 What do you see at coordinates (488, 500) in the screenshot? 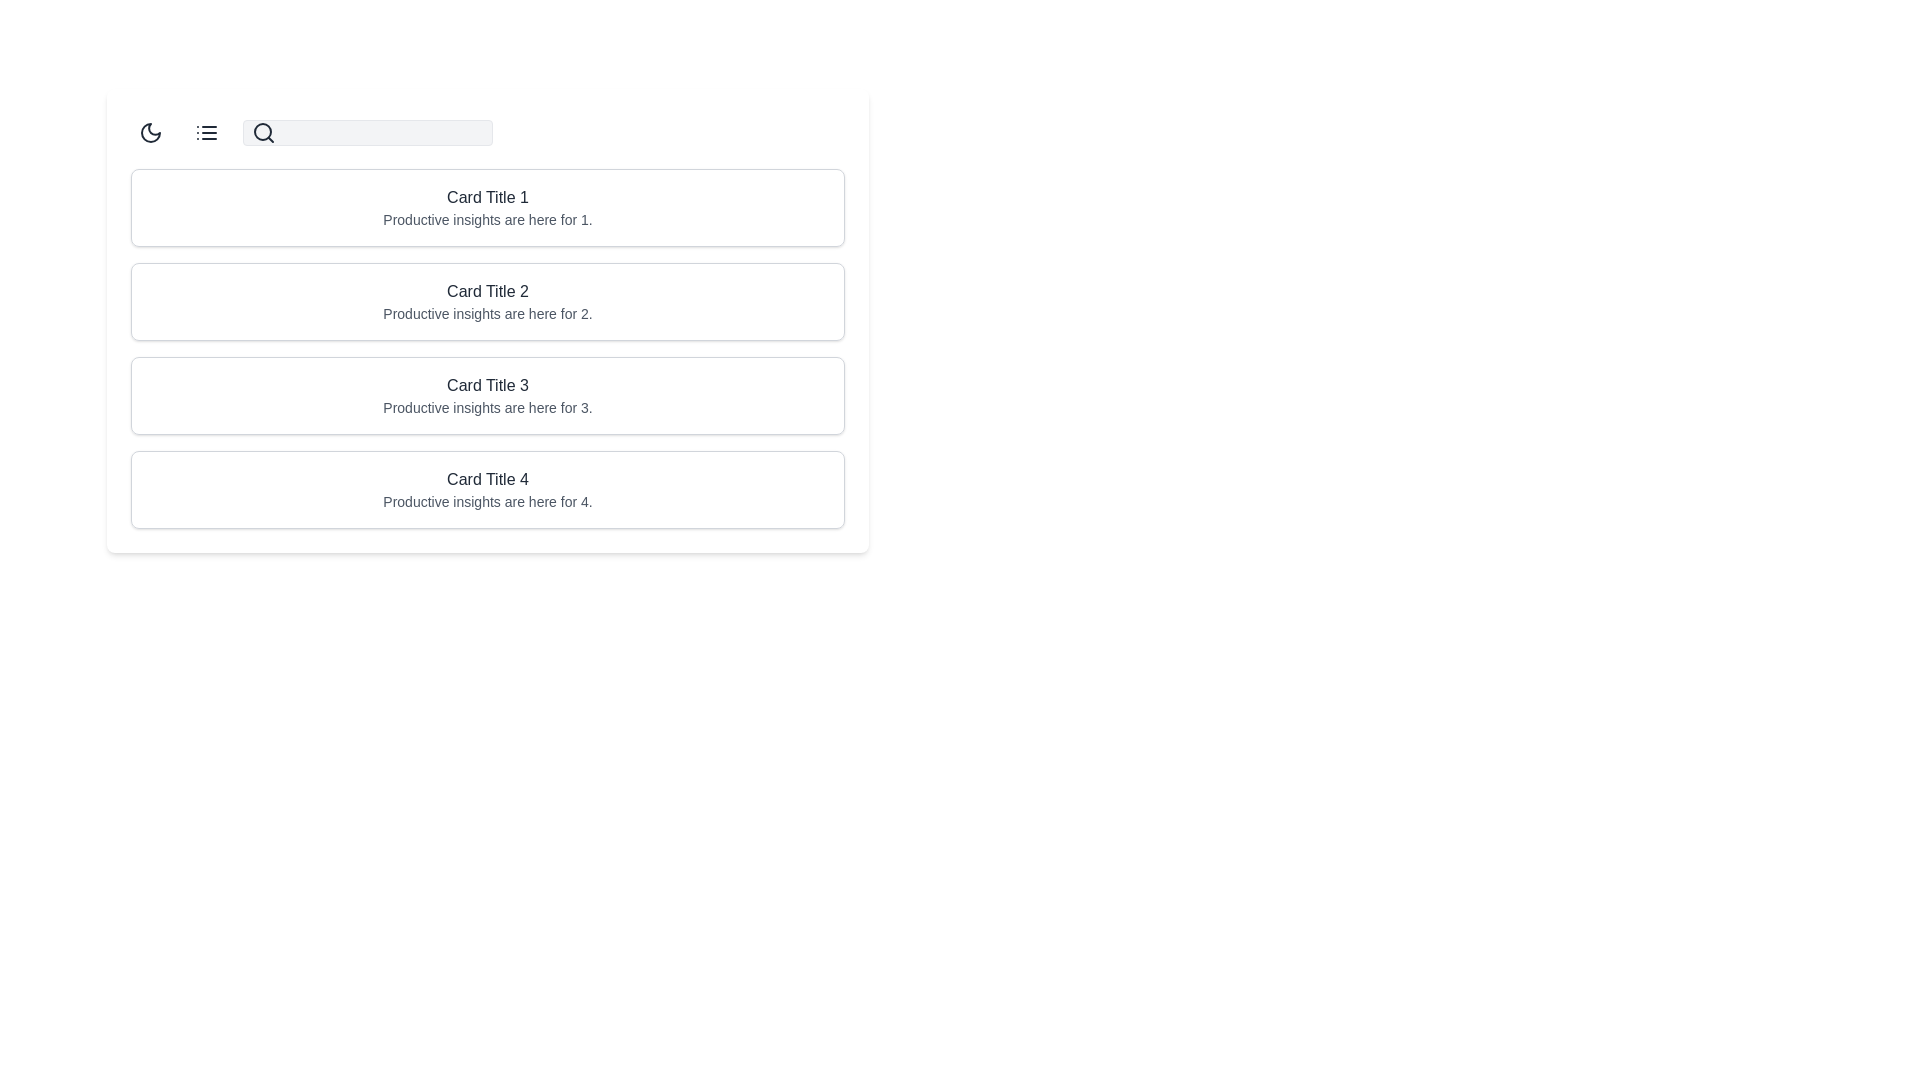
I see `the static text element that displays 'Productive insights are here for 4.' located below 'Card Title 4' in the fourth card of a vertical list` at bounding box center [488, 500].